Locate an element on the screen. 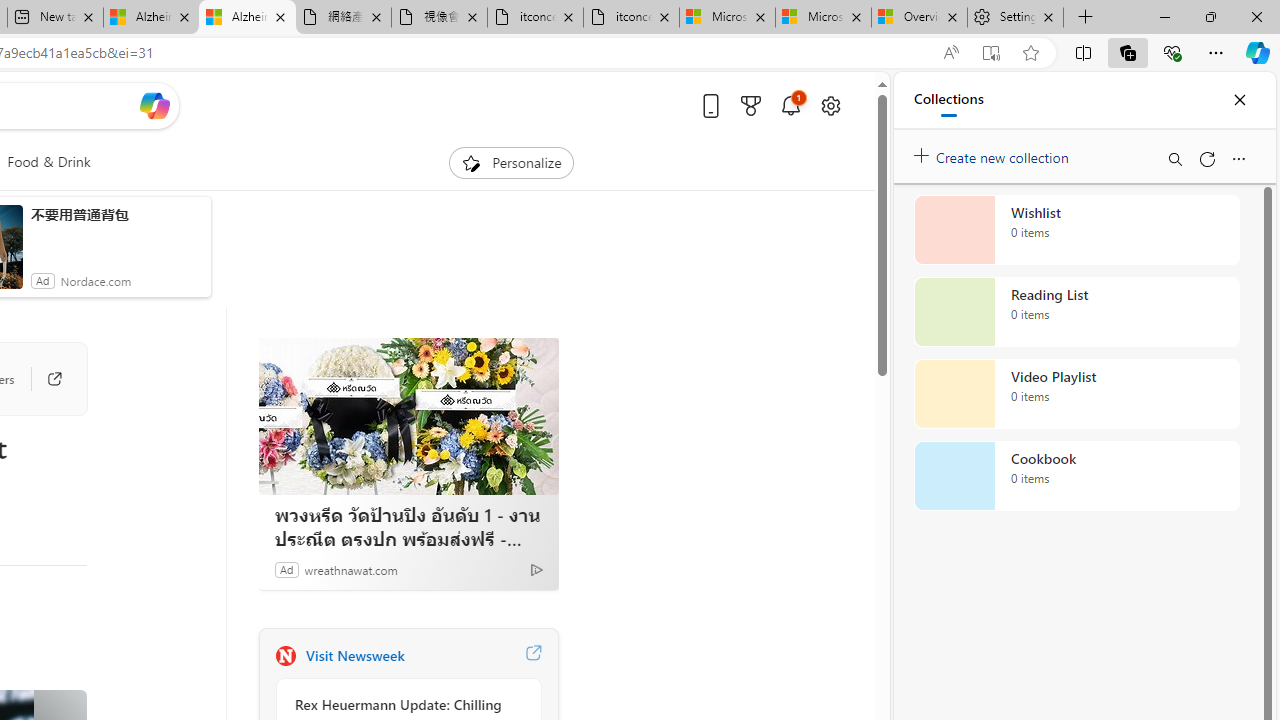 The image size is (1280, 720). 'Video Playlist collection, 0 items' is located at coordinates (1076, 394).